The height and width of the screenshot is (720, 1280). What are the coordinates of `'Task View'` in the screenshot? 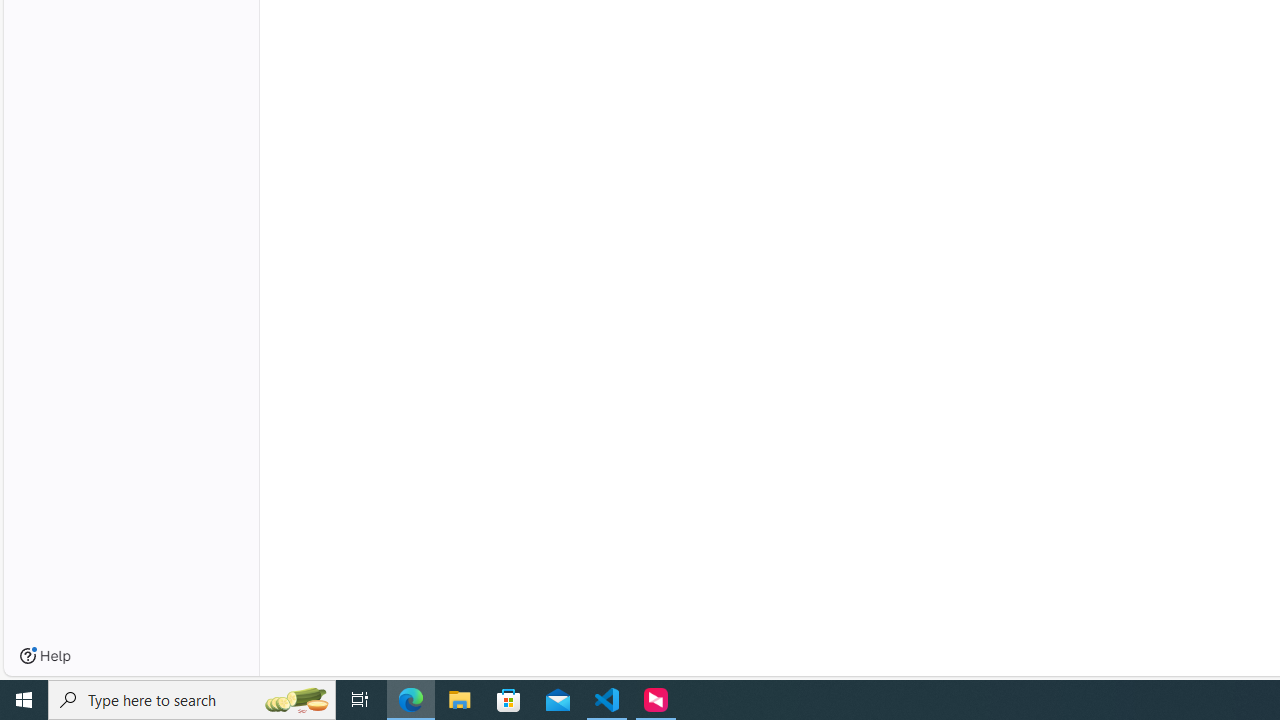 It's located at (359, 698).